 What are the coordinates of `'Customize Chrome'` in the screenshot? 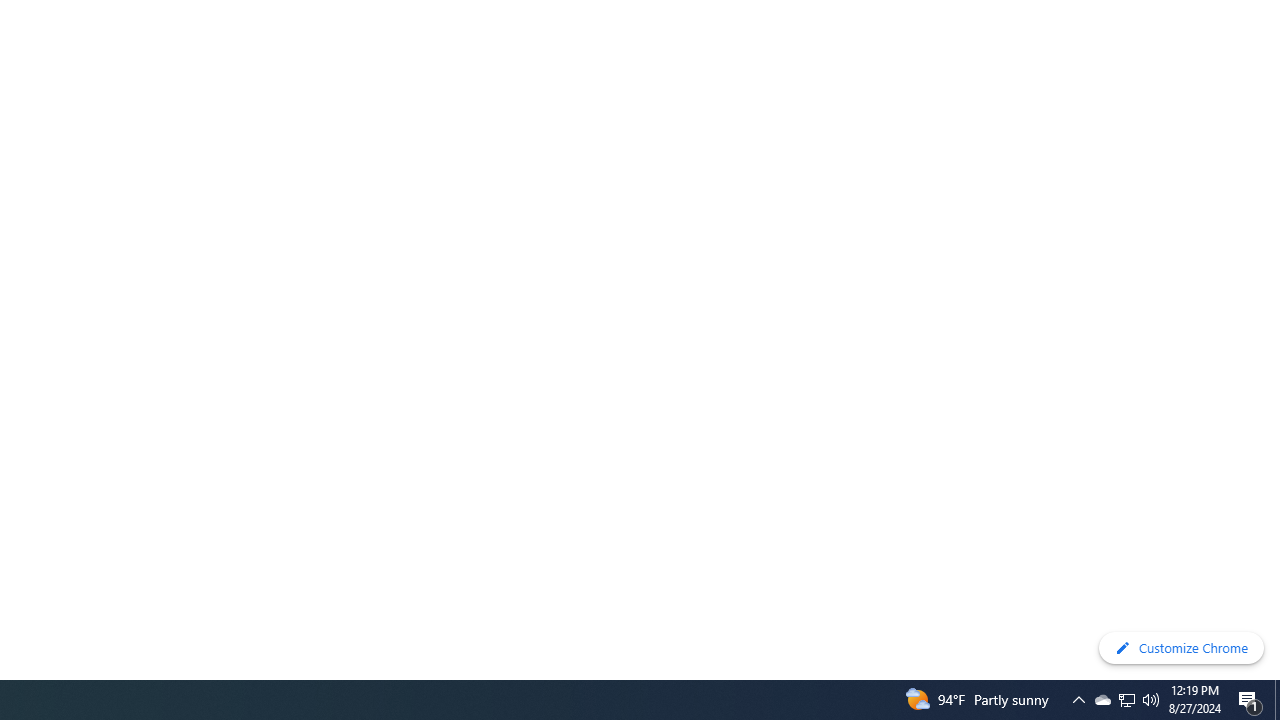 It's located at (1181, 648).